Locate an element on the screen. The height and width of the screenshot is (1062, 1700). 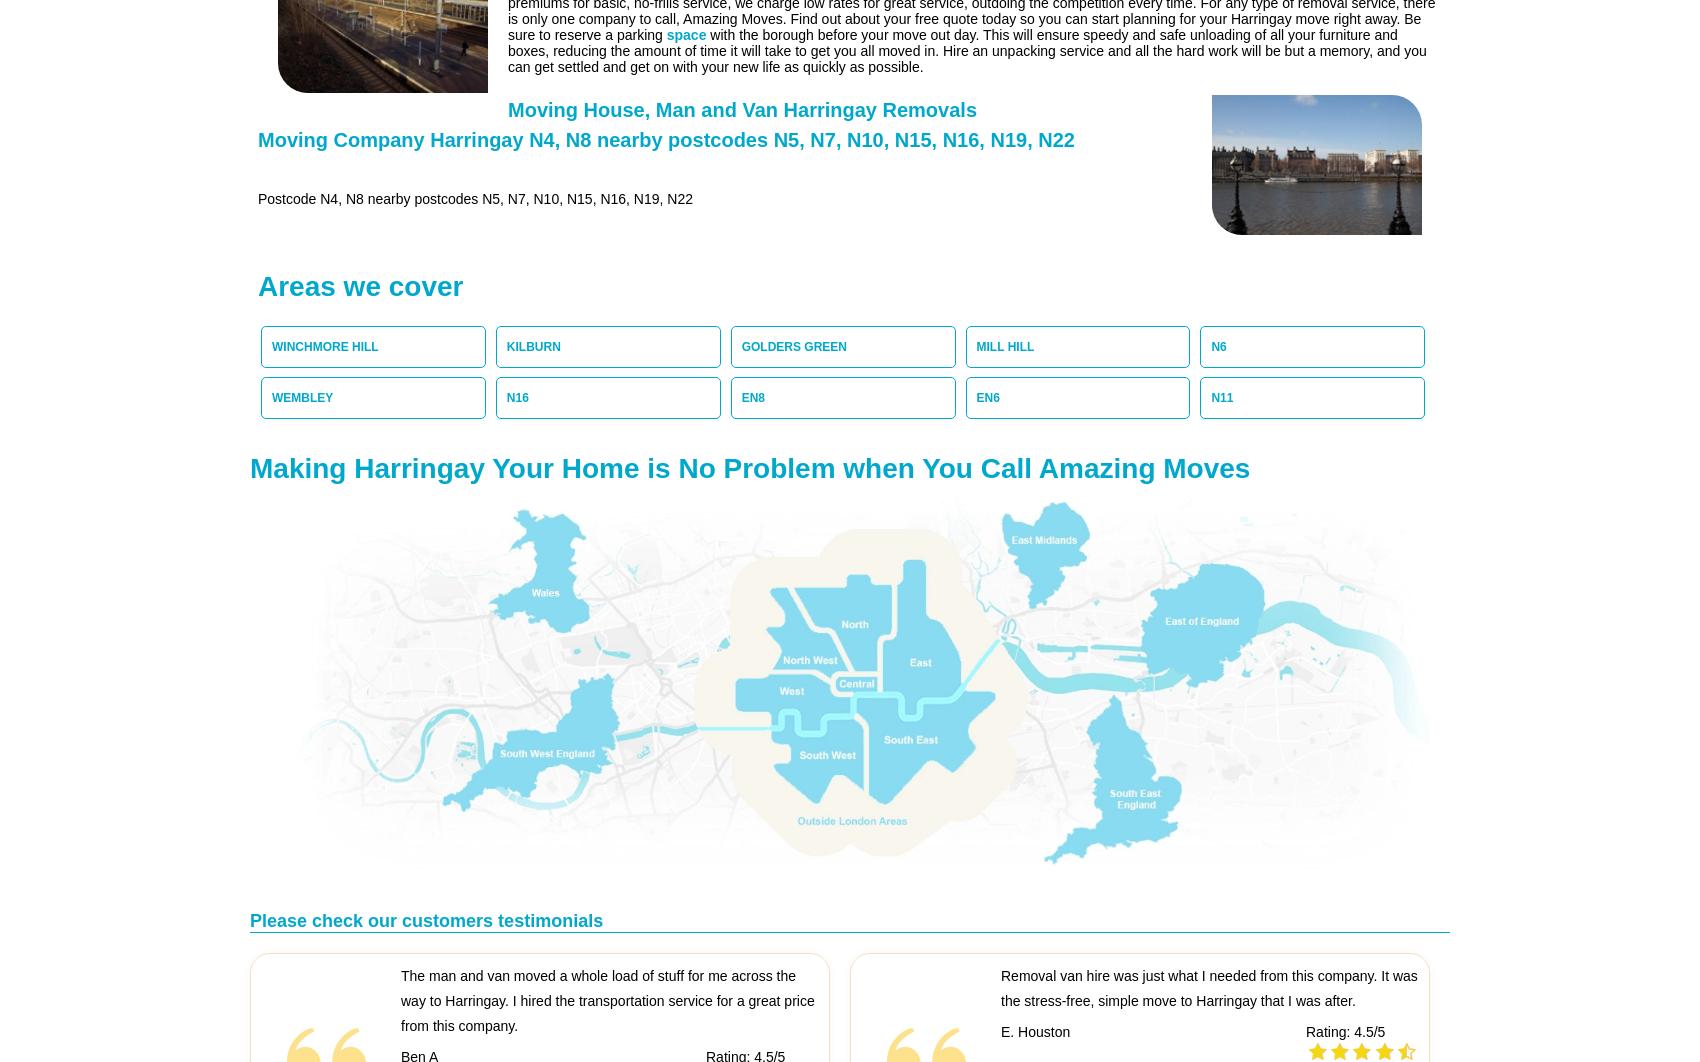
'N11' is located at coordinates (1220, 397).